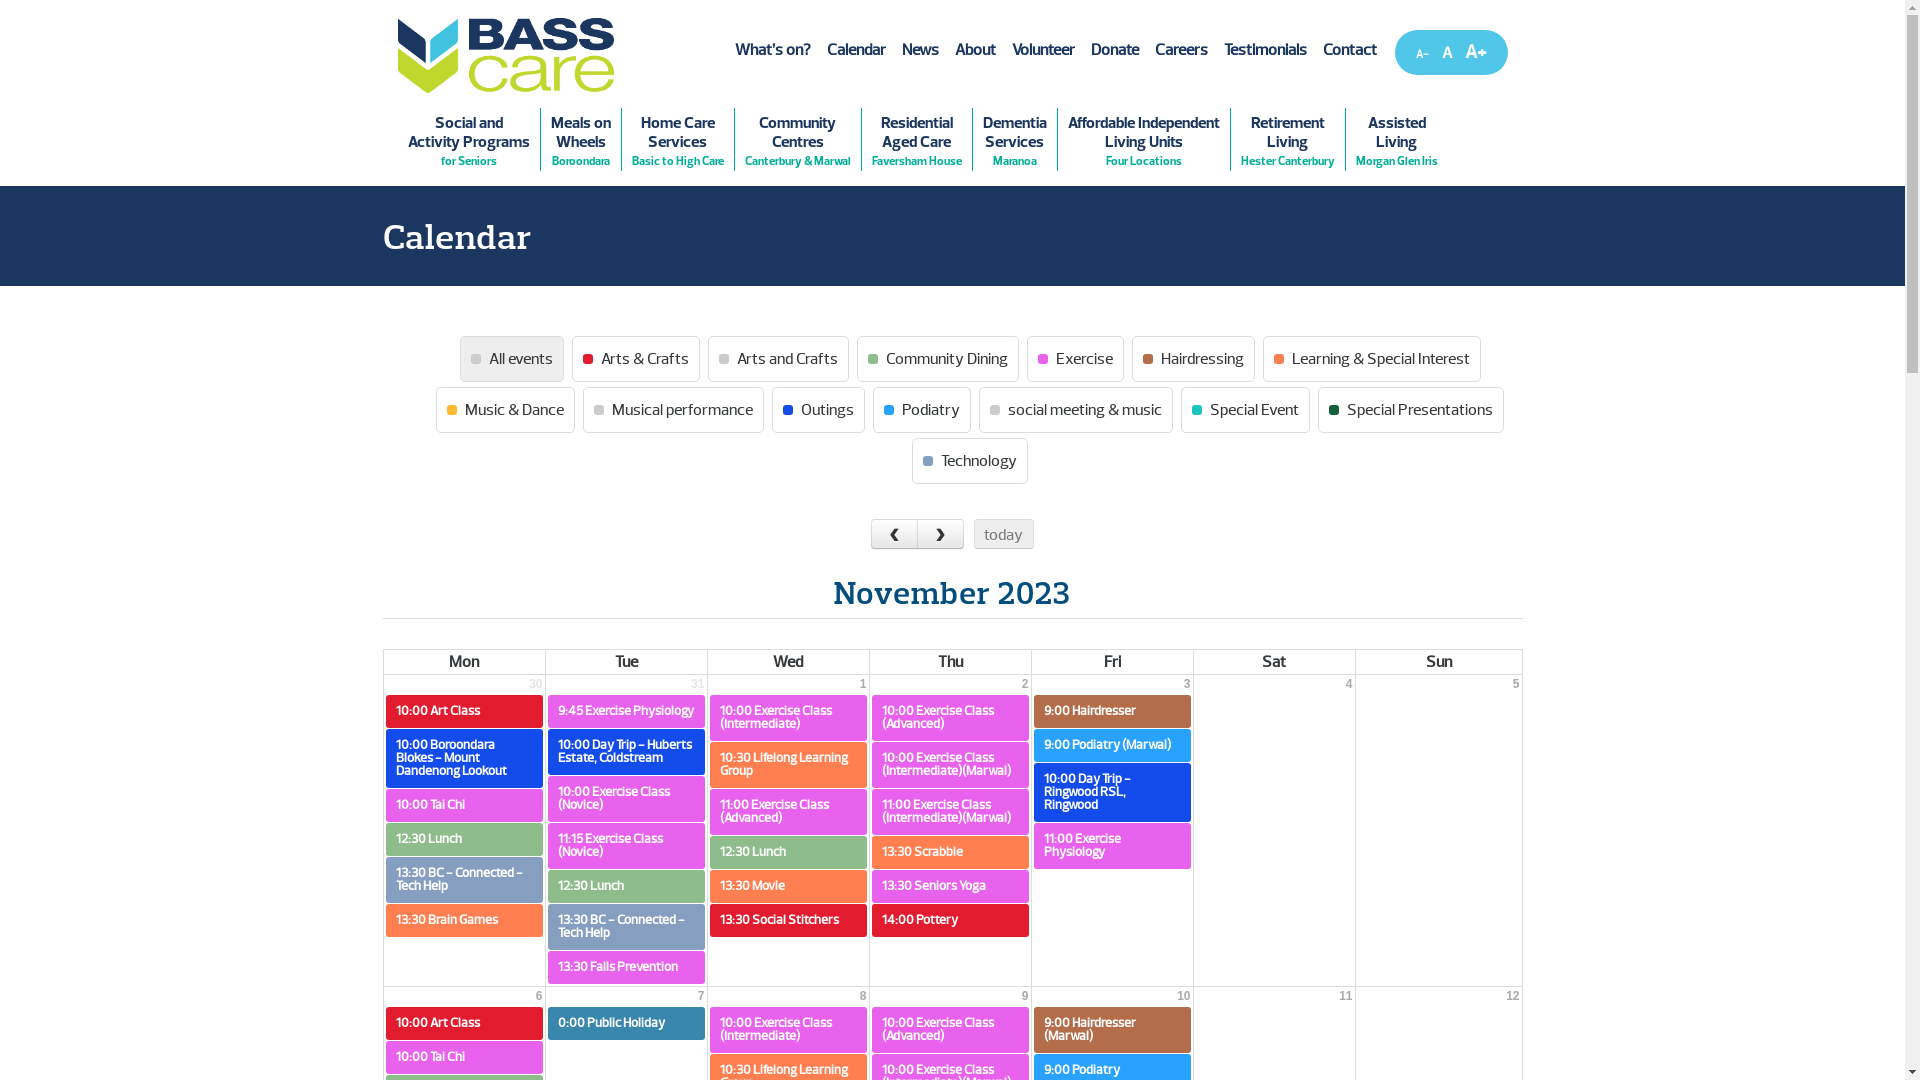 This screenshot has height=1080, width=1920. I want to click on 'A', so click(1420, 53).